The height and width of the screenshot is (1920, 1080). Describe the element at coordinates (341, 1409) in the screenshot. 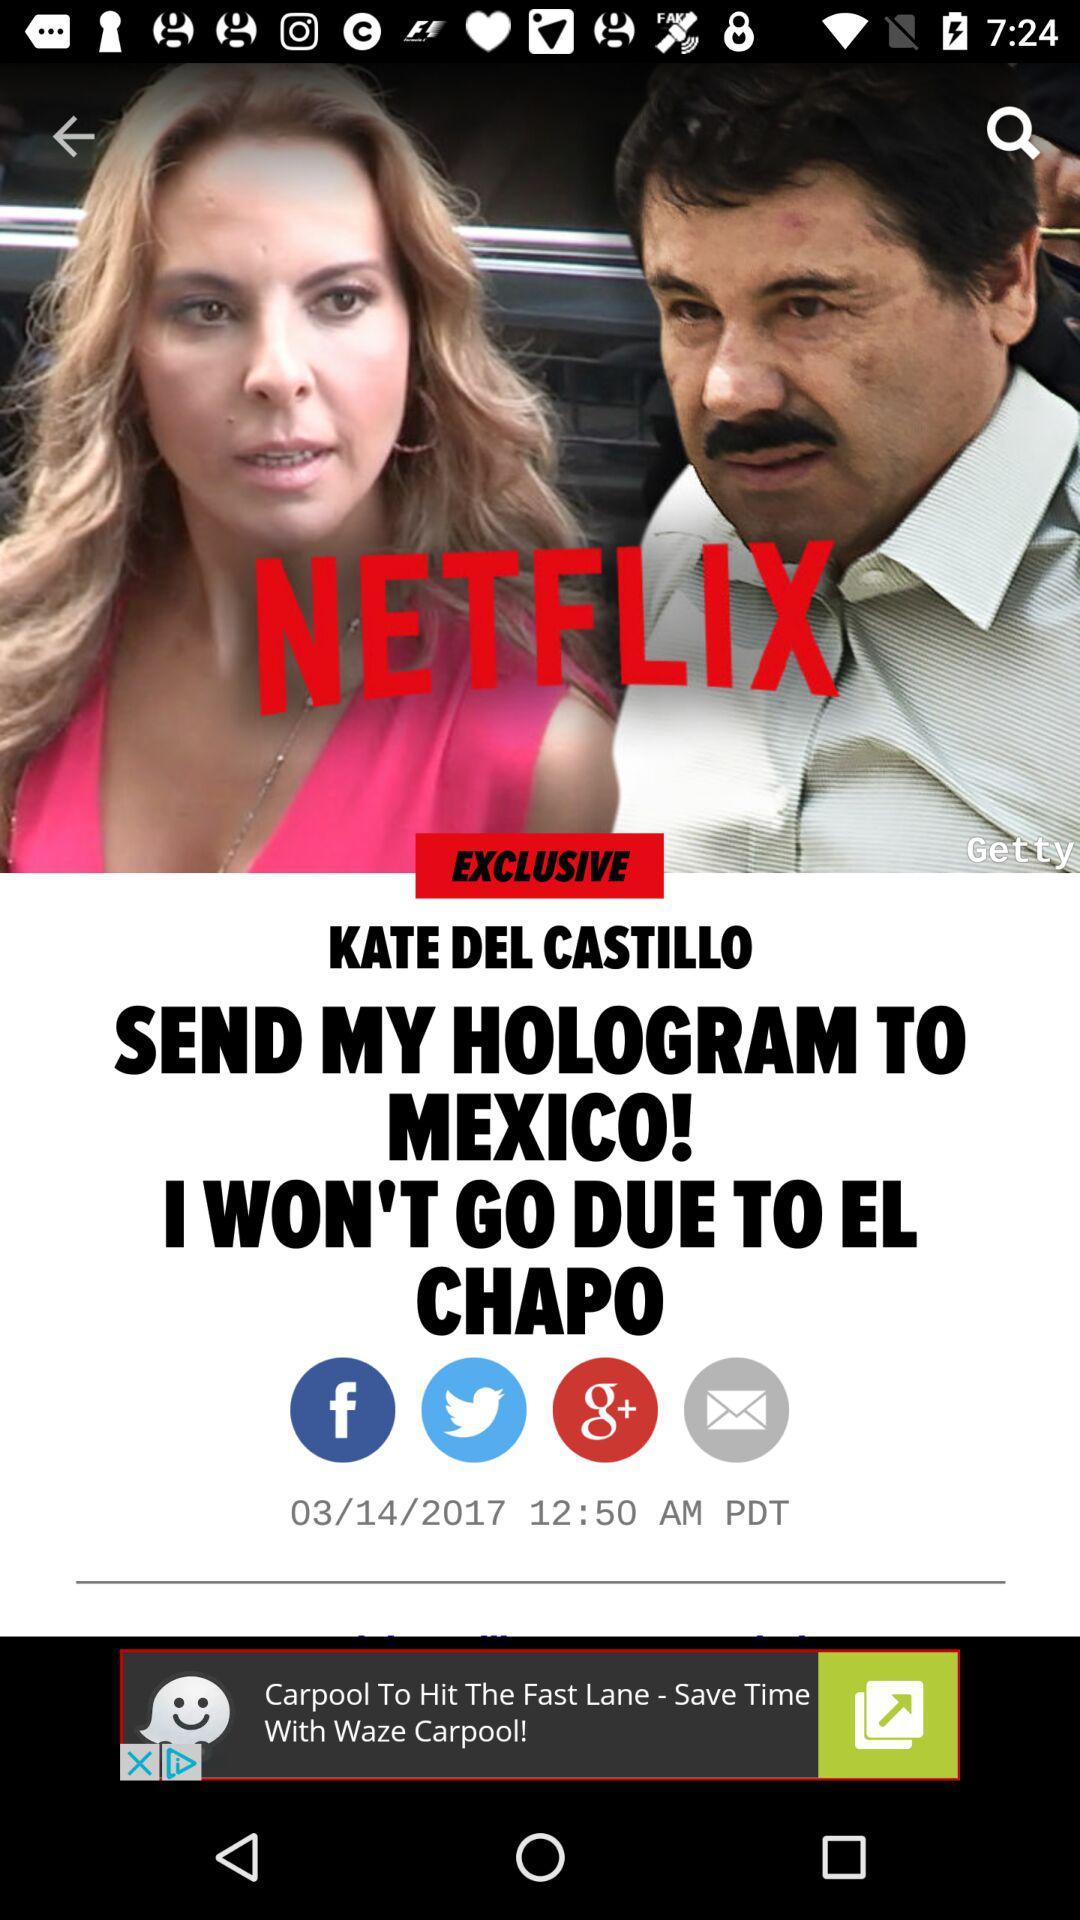

I see `the facebook icon` at that location.